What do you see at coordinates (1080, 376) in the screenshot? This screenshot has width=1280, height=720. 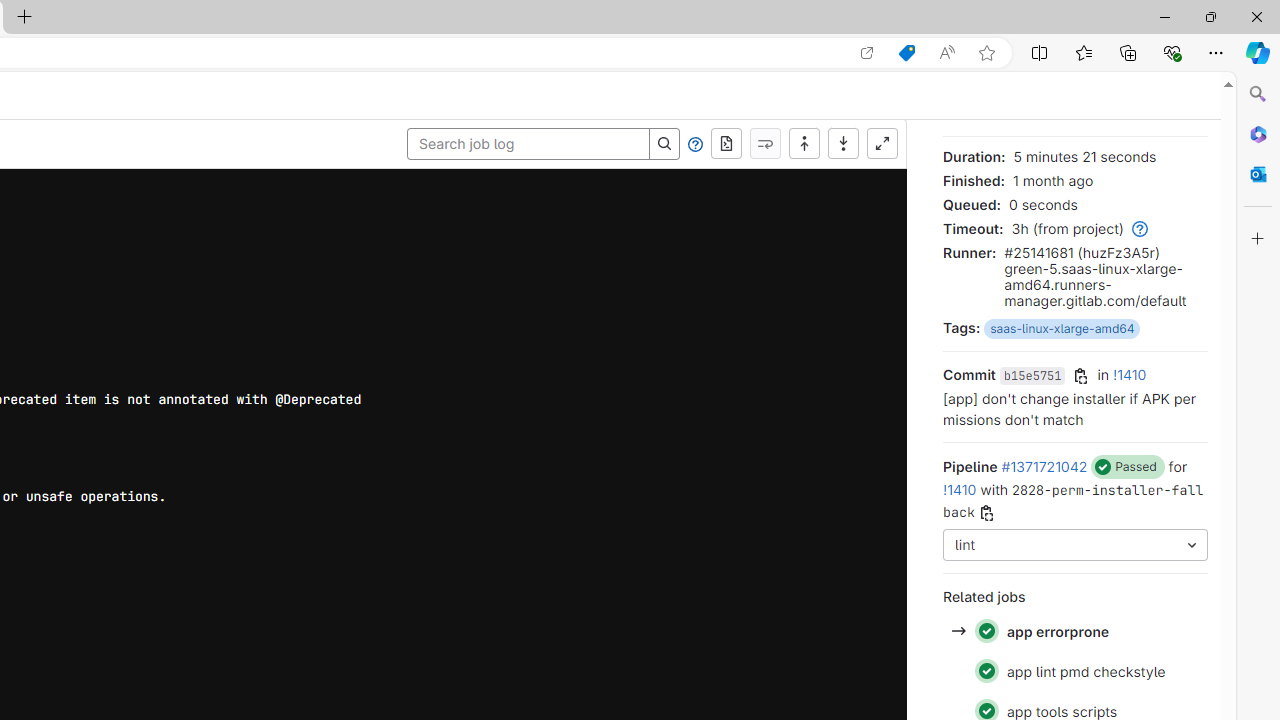 I see `'Copy commit SHA'` at bounding box center [1080, 376].